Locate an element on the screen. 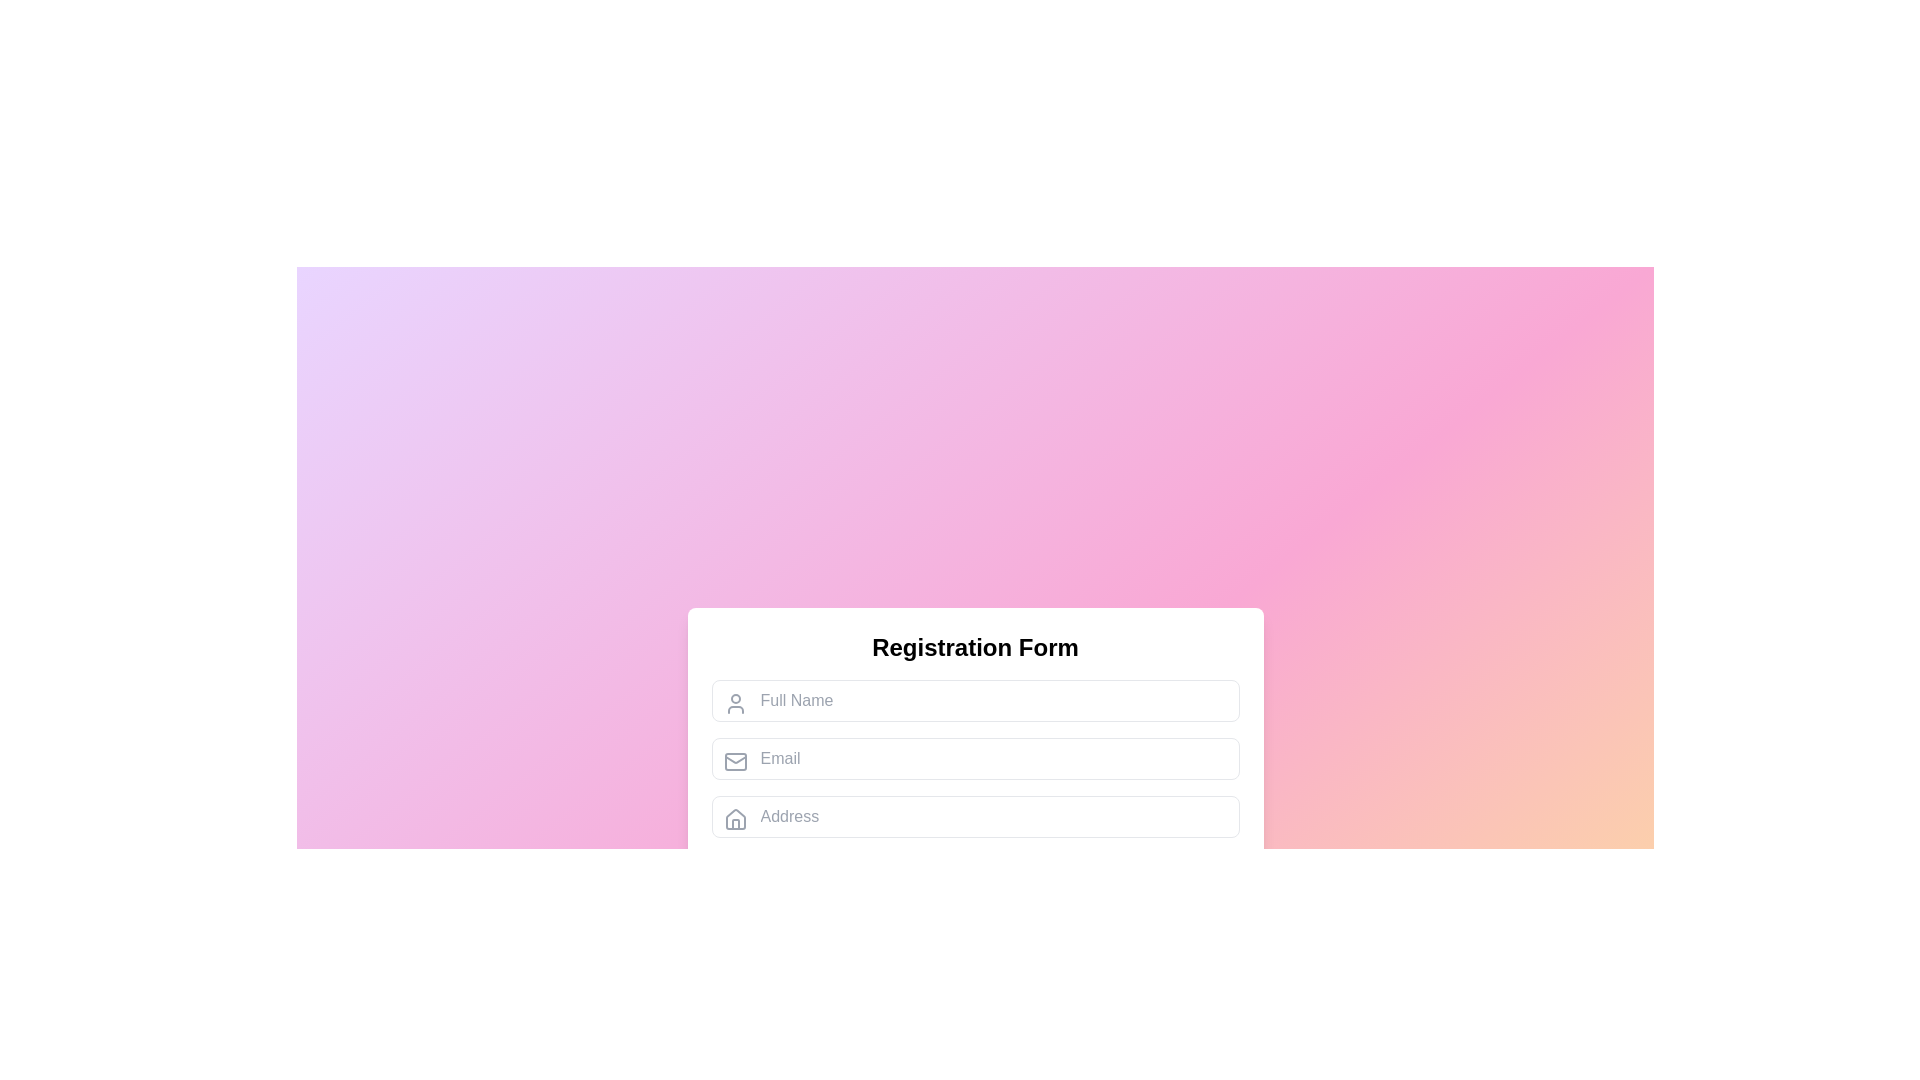 This screenshot has width=1920, height=1080. the graphic/icon indicating the 'Full Name' input field located in the top-left corner of the input field in the registration form is located at coordinates (734, 702).